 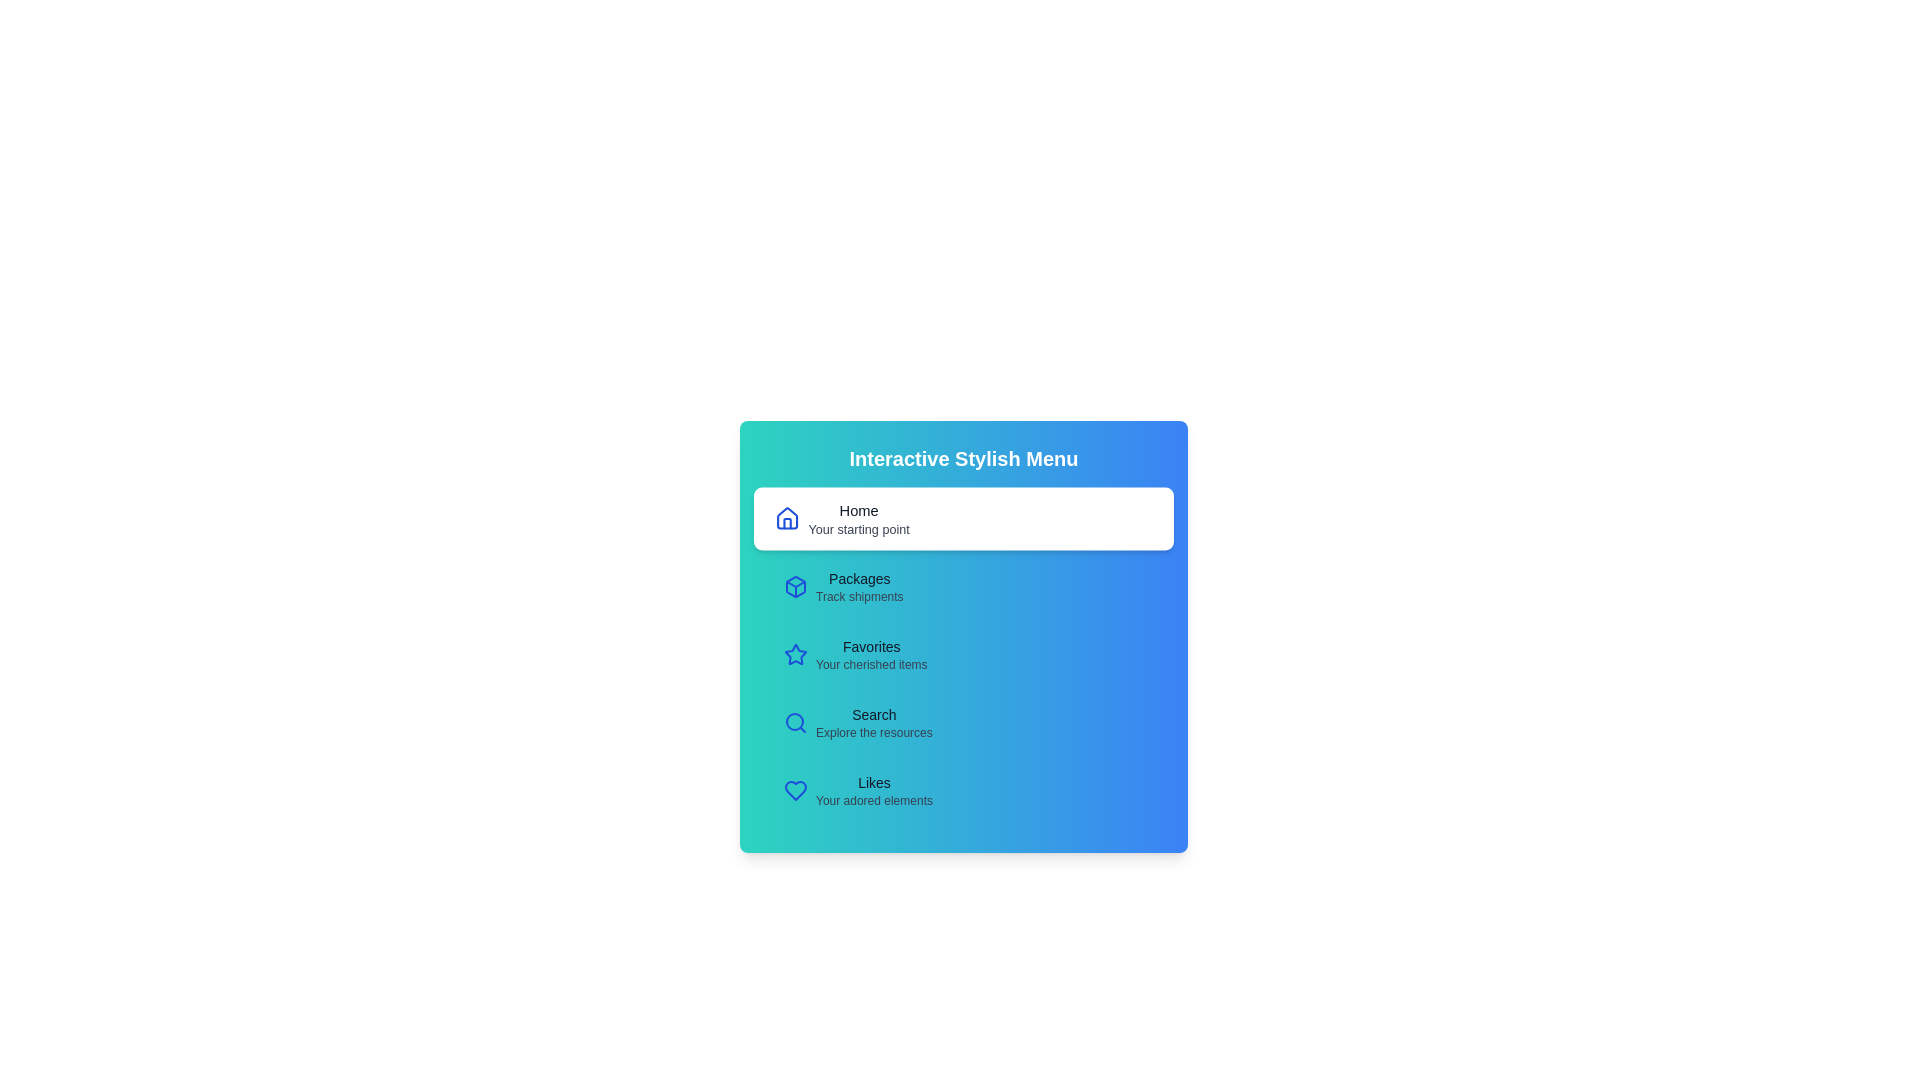 What do you see at coordinates (964, 585) in the screenshot?
I see `the menu item Packages` at bounding box center [964, 585].